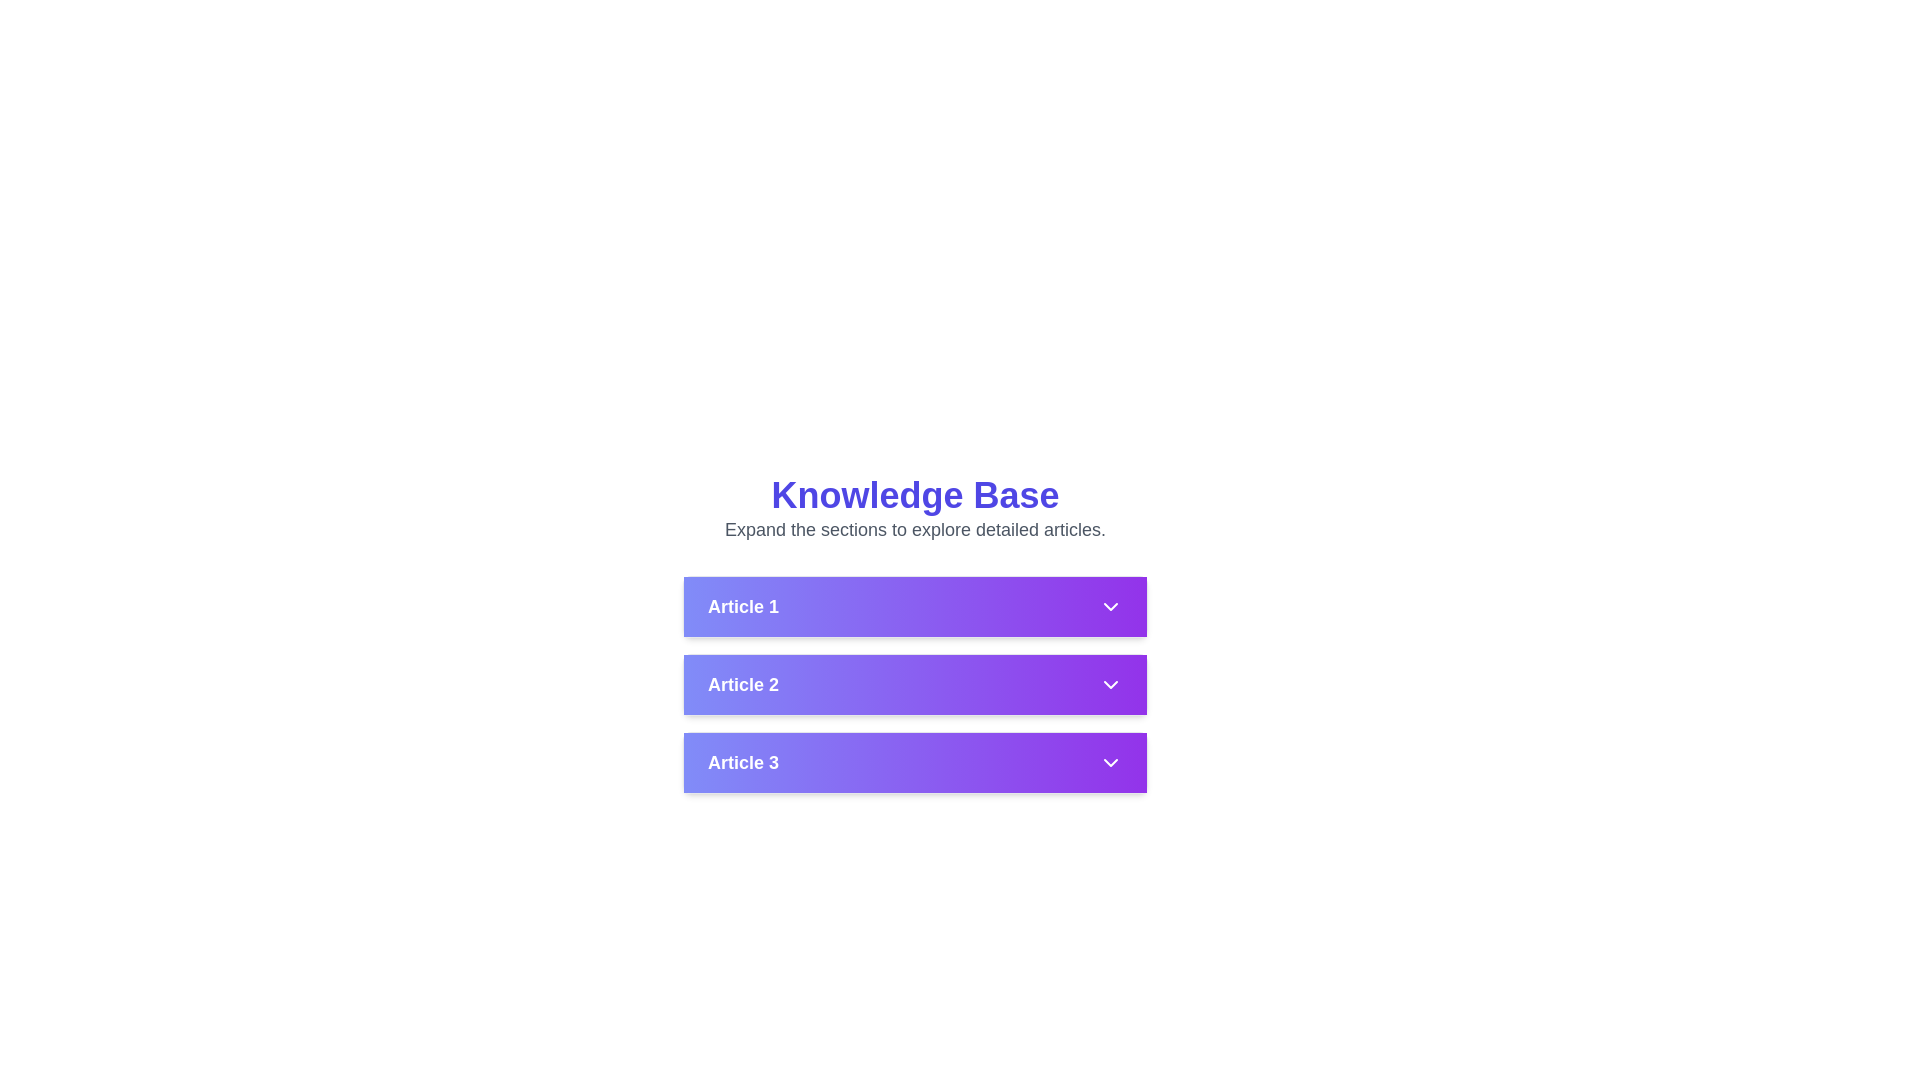  Describe the element at coordinates (914, 643) in the screenshot. I see `the Collapsible Panel Header labeled 'Article 1' to provide visual feedback` at that location.